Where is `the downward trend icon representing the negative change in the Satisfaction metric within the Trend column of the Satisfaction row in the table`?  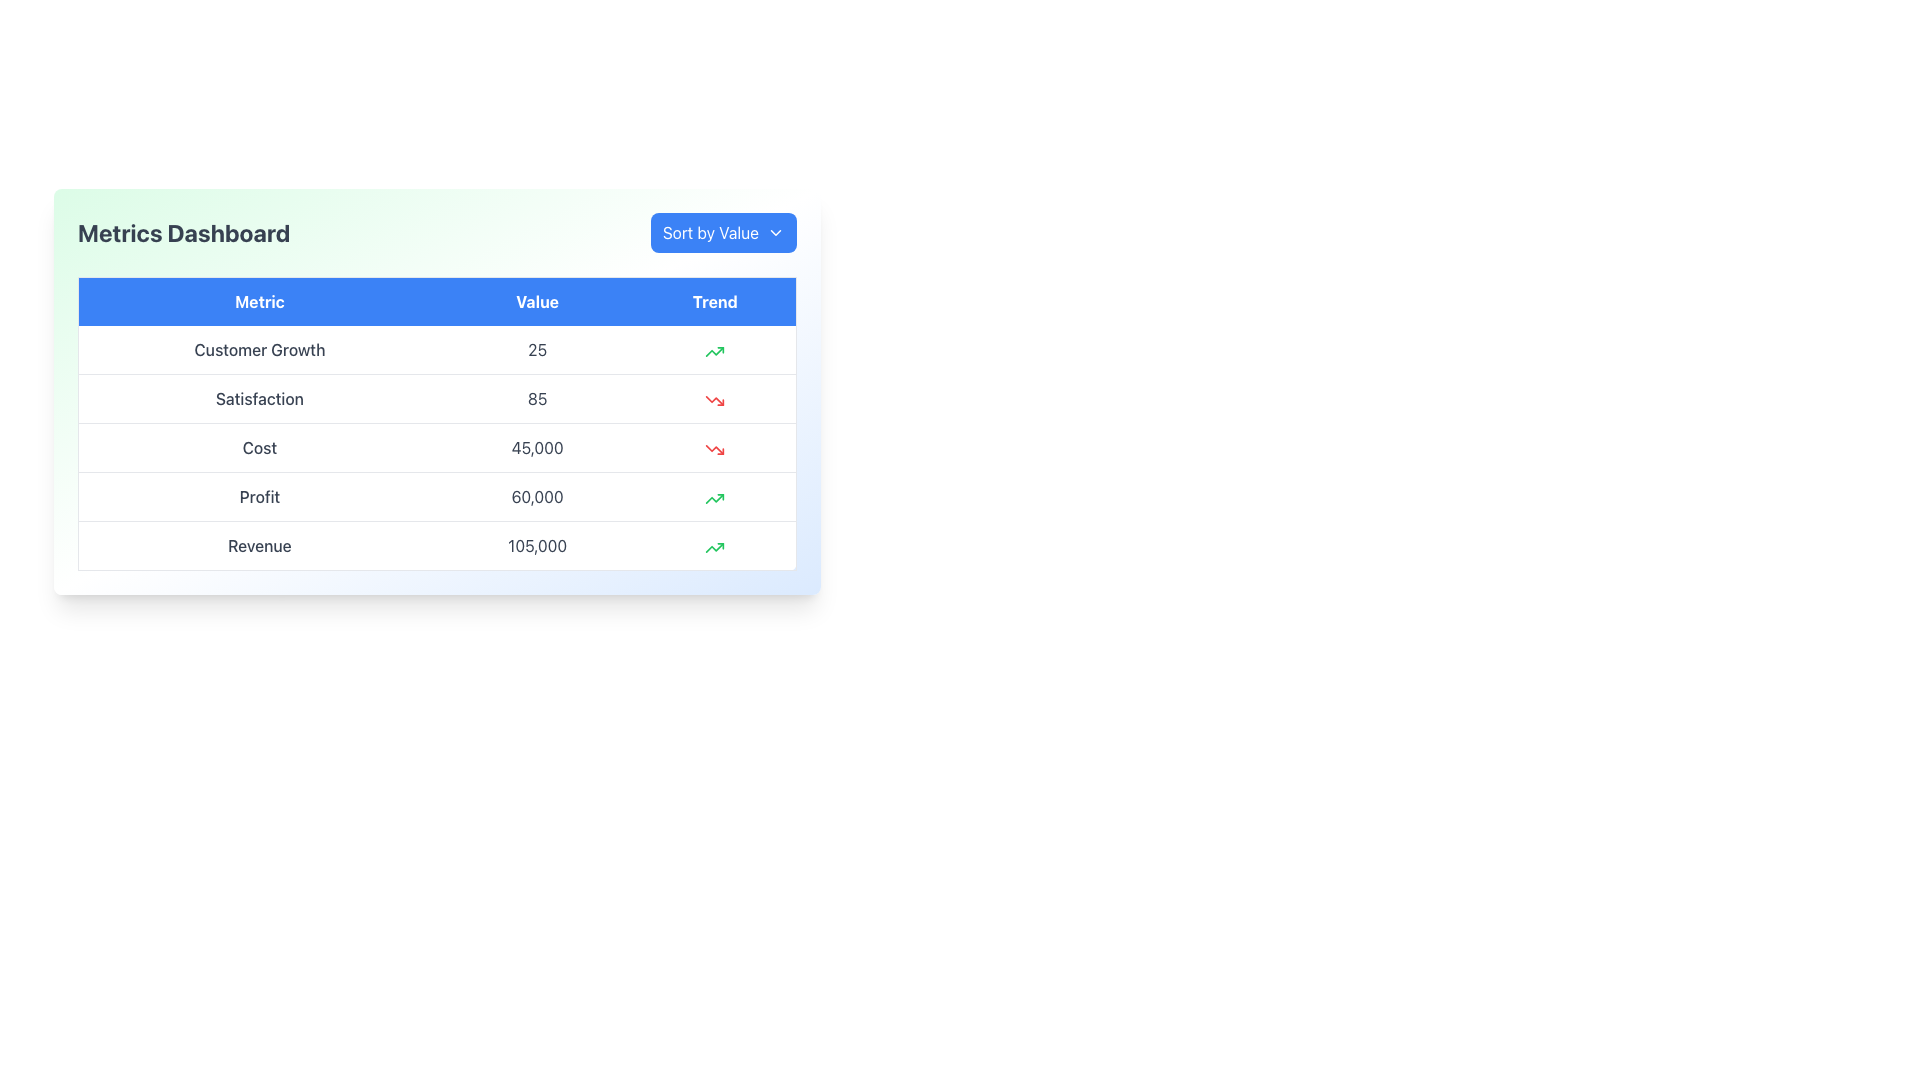 the downward trend icon representing the negative change in the Satisfaction metric within the Trend column of the Satisfaction row in the table is located at coordinates (715, 400).